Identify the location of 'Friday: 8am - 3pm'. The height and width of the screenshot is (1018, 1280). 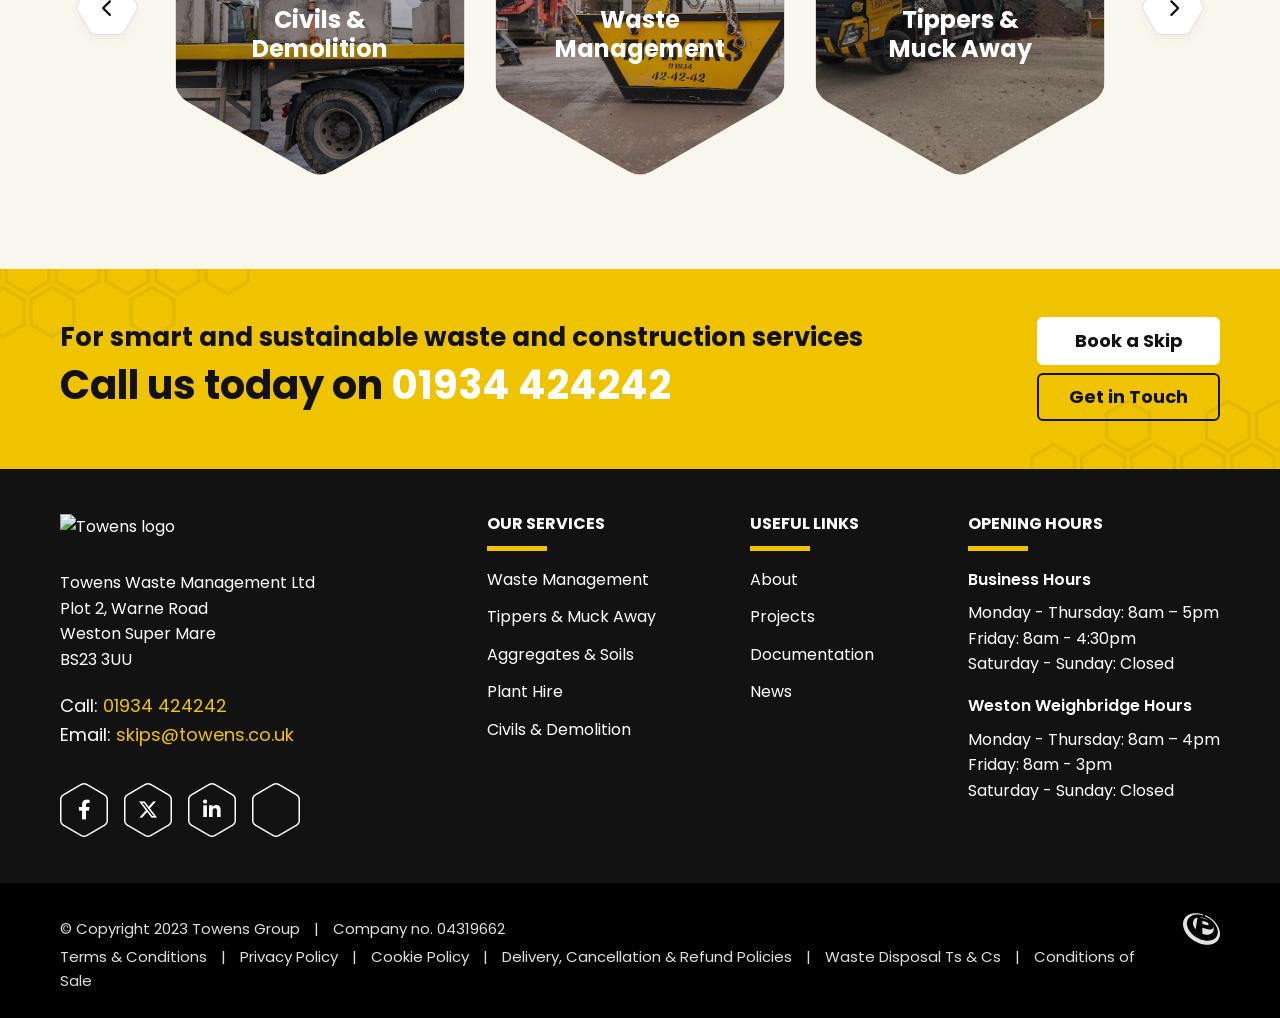
(1040, 764).